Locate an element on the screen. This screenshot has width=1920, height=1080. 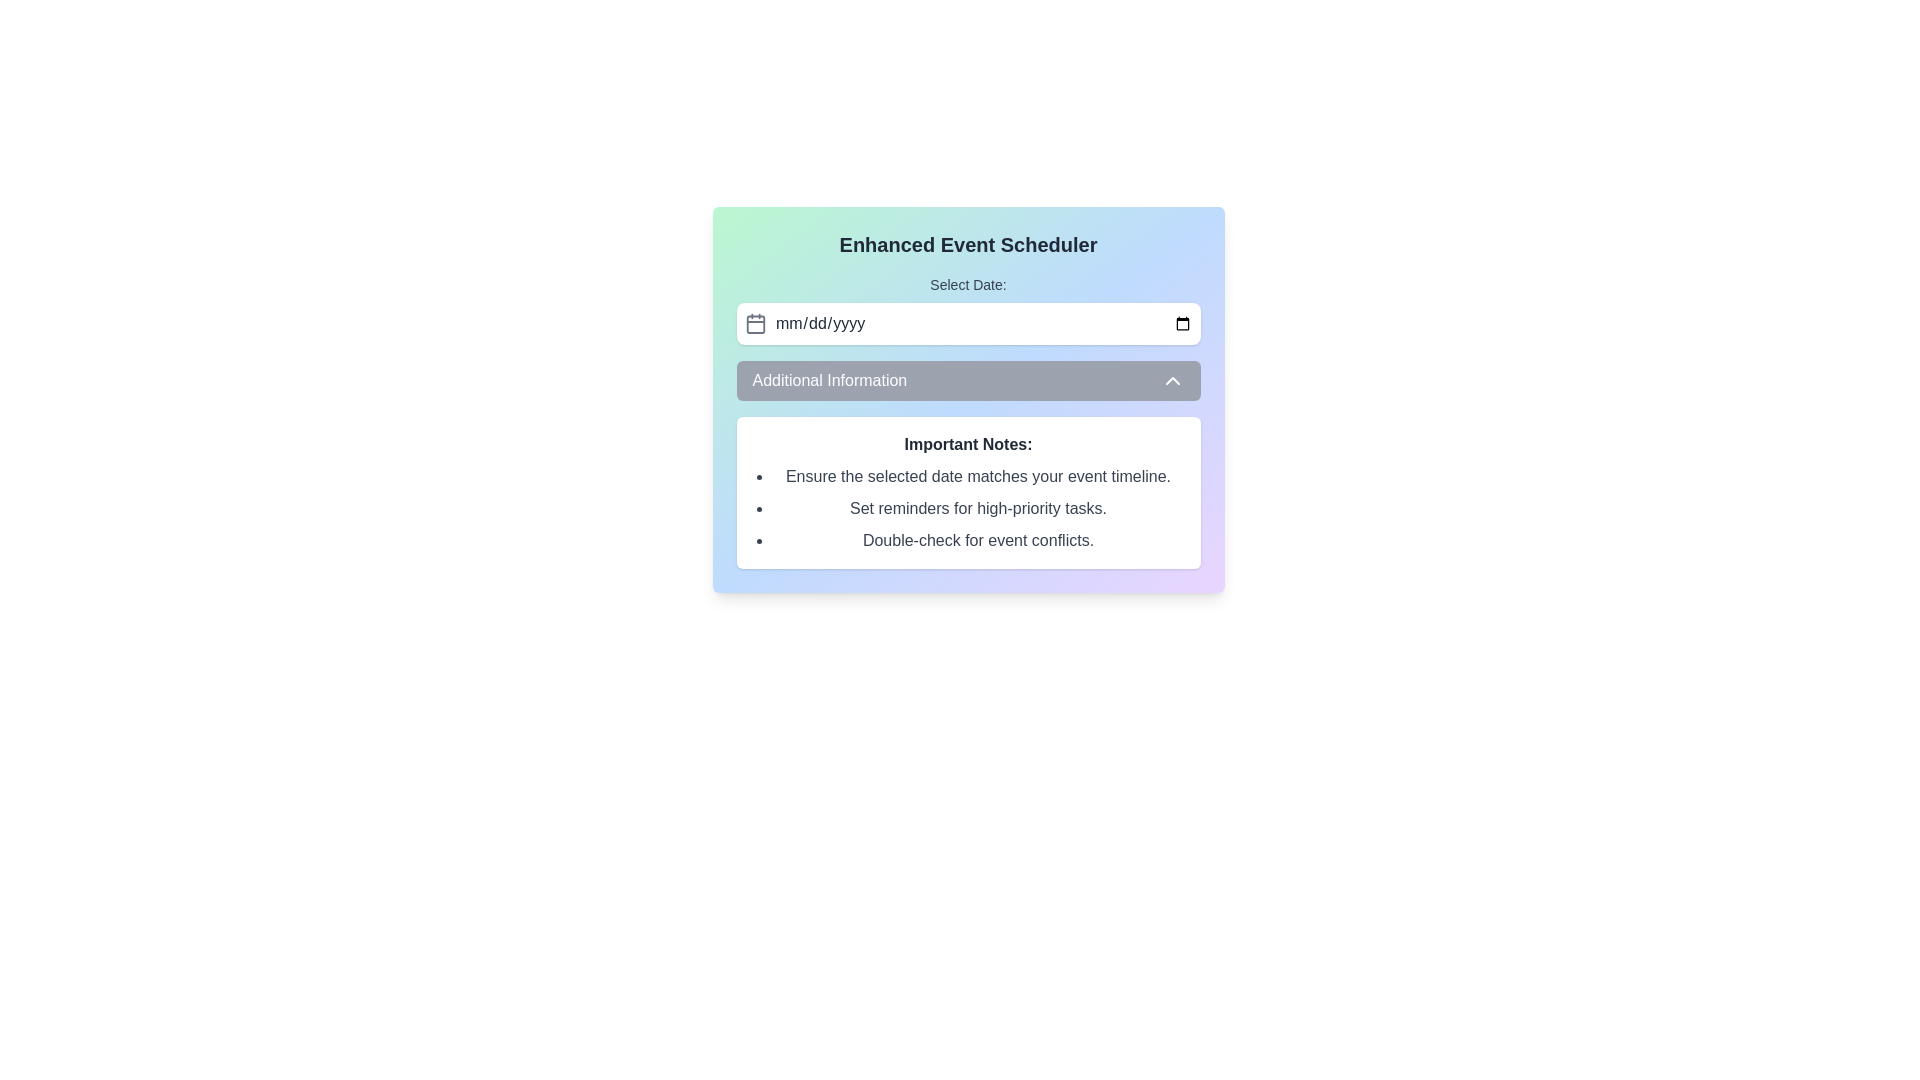
the decorative shape within the calendar icon, which is primarily located in the center of the icon and serves a structural role without direct interactions is located at coordinates (754, 323).